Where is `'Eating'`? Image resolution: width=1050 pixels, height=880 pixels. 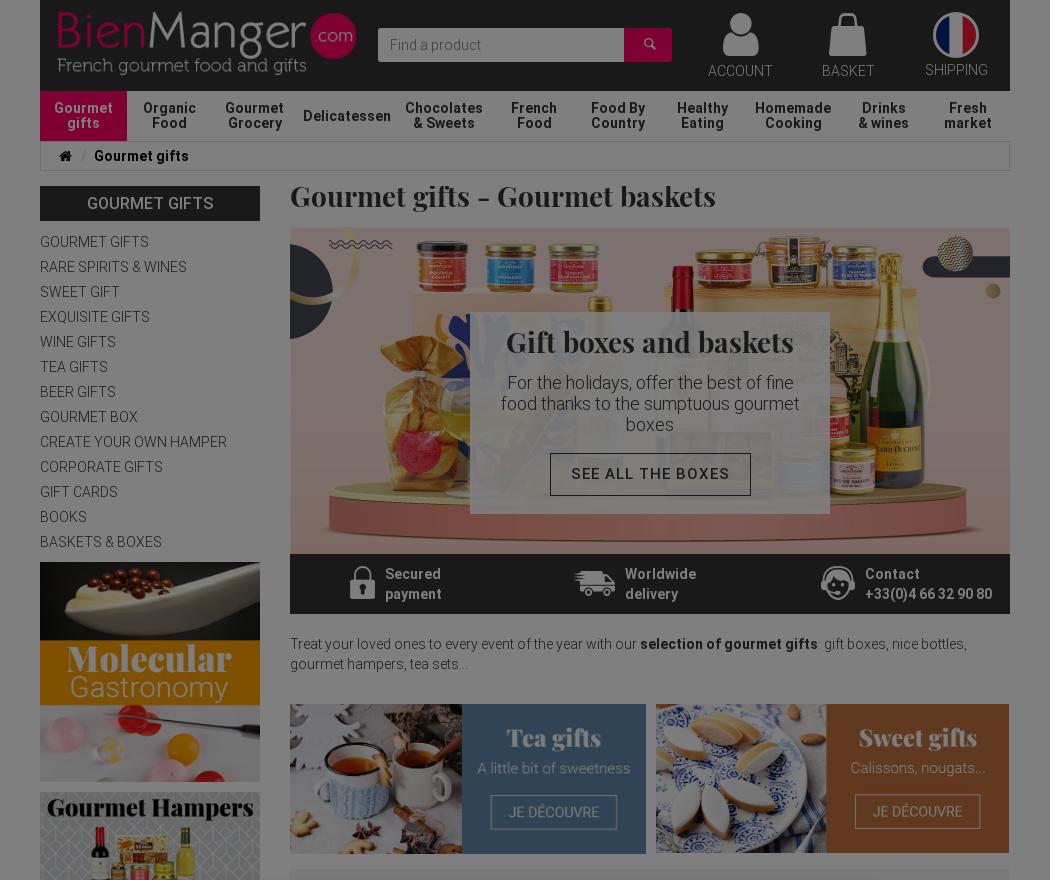
'Eating' is located at coordinates (702, 123).